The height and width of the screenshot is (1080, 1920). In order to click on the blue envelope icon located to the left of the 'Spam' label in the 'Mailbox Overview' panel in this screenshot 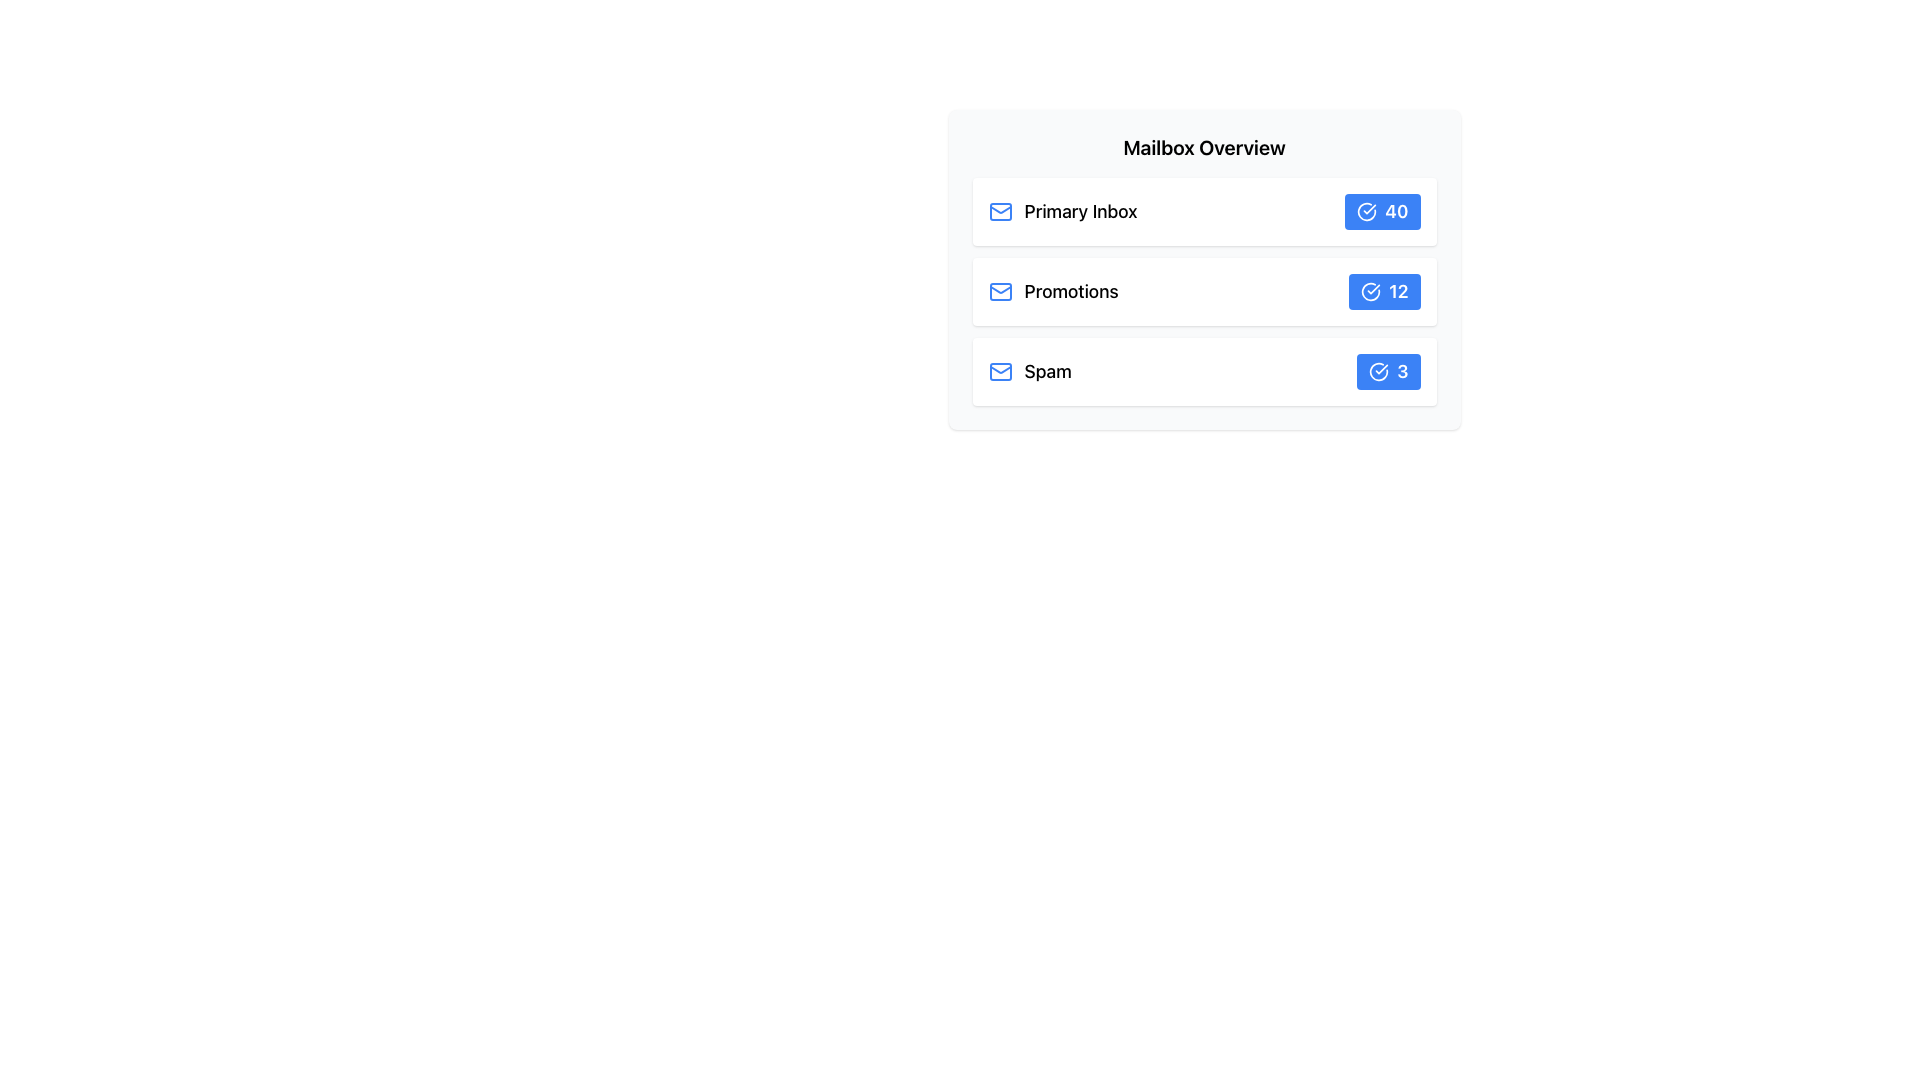, I will do `click(1000, 371)`.